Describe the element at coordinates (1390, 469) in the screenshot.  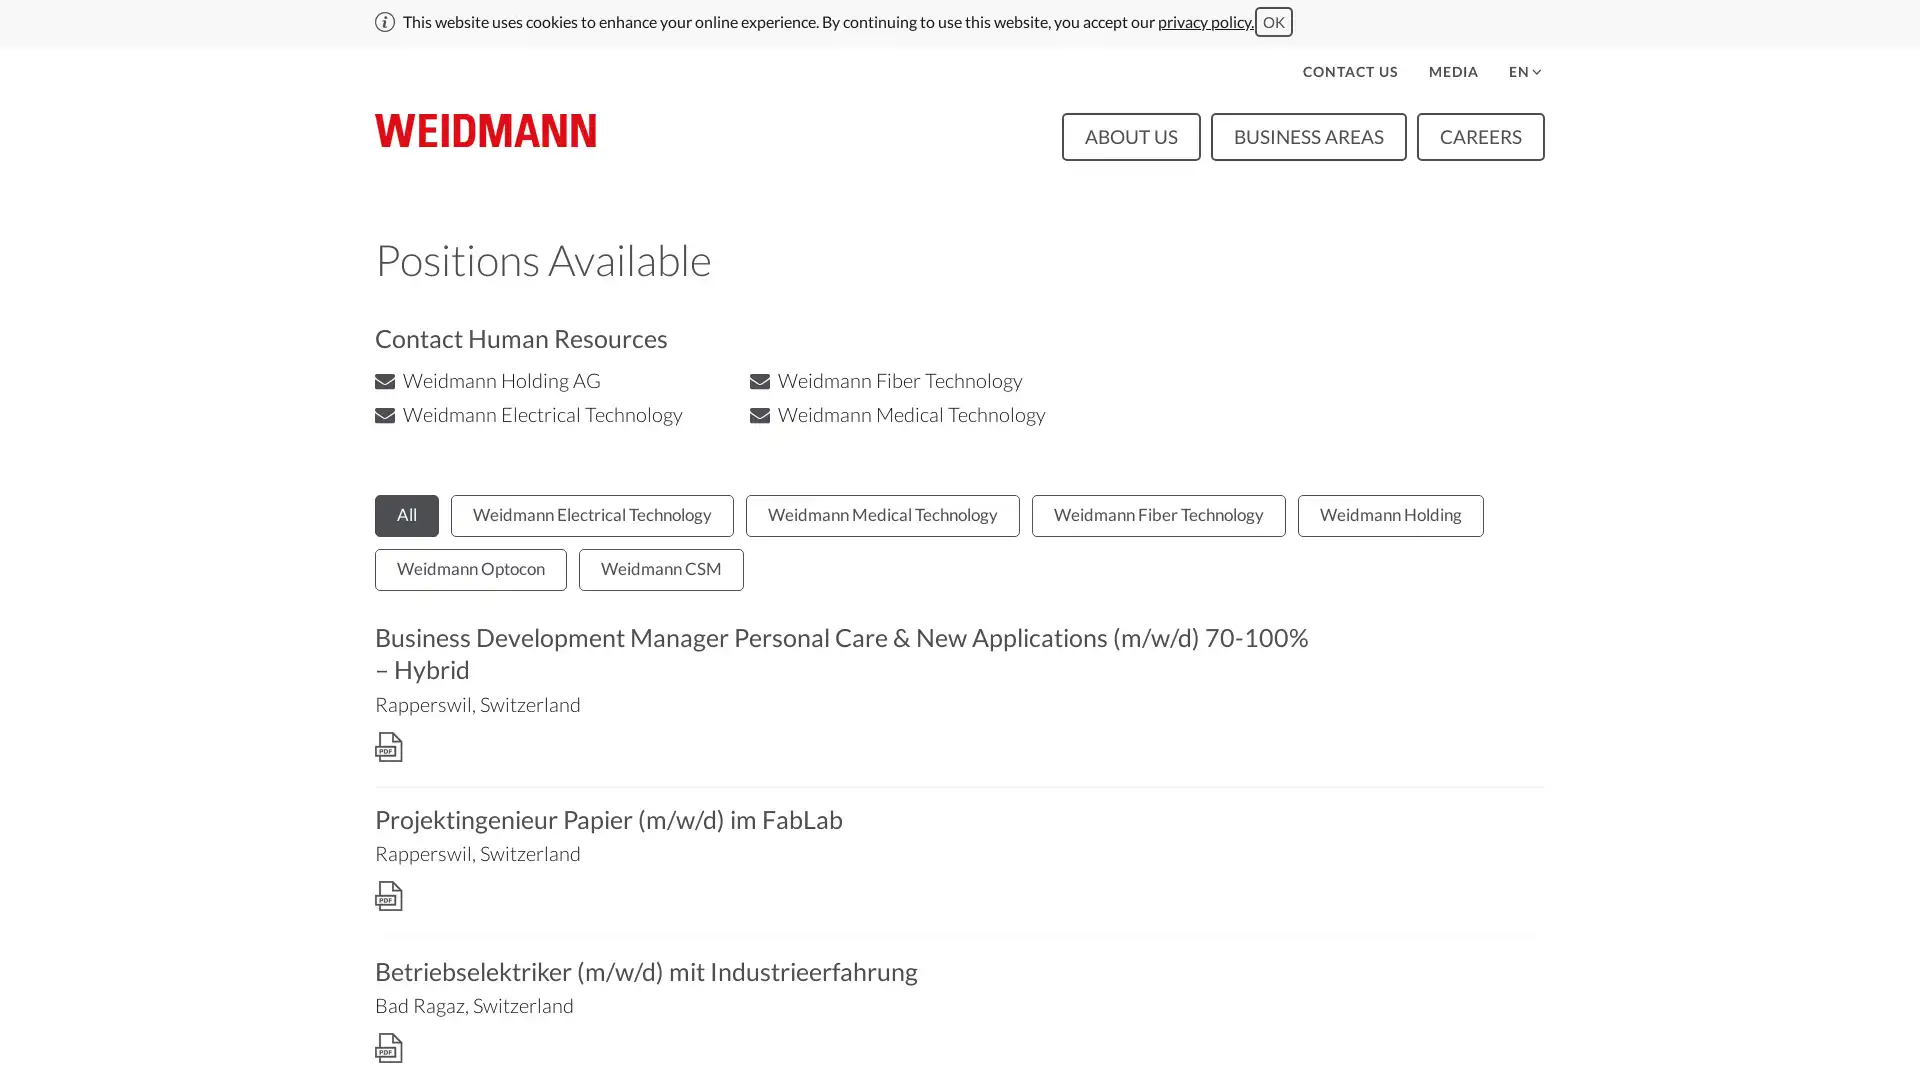
I see `Weidmann Holding` at that location.